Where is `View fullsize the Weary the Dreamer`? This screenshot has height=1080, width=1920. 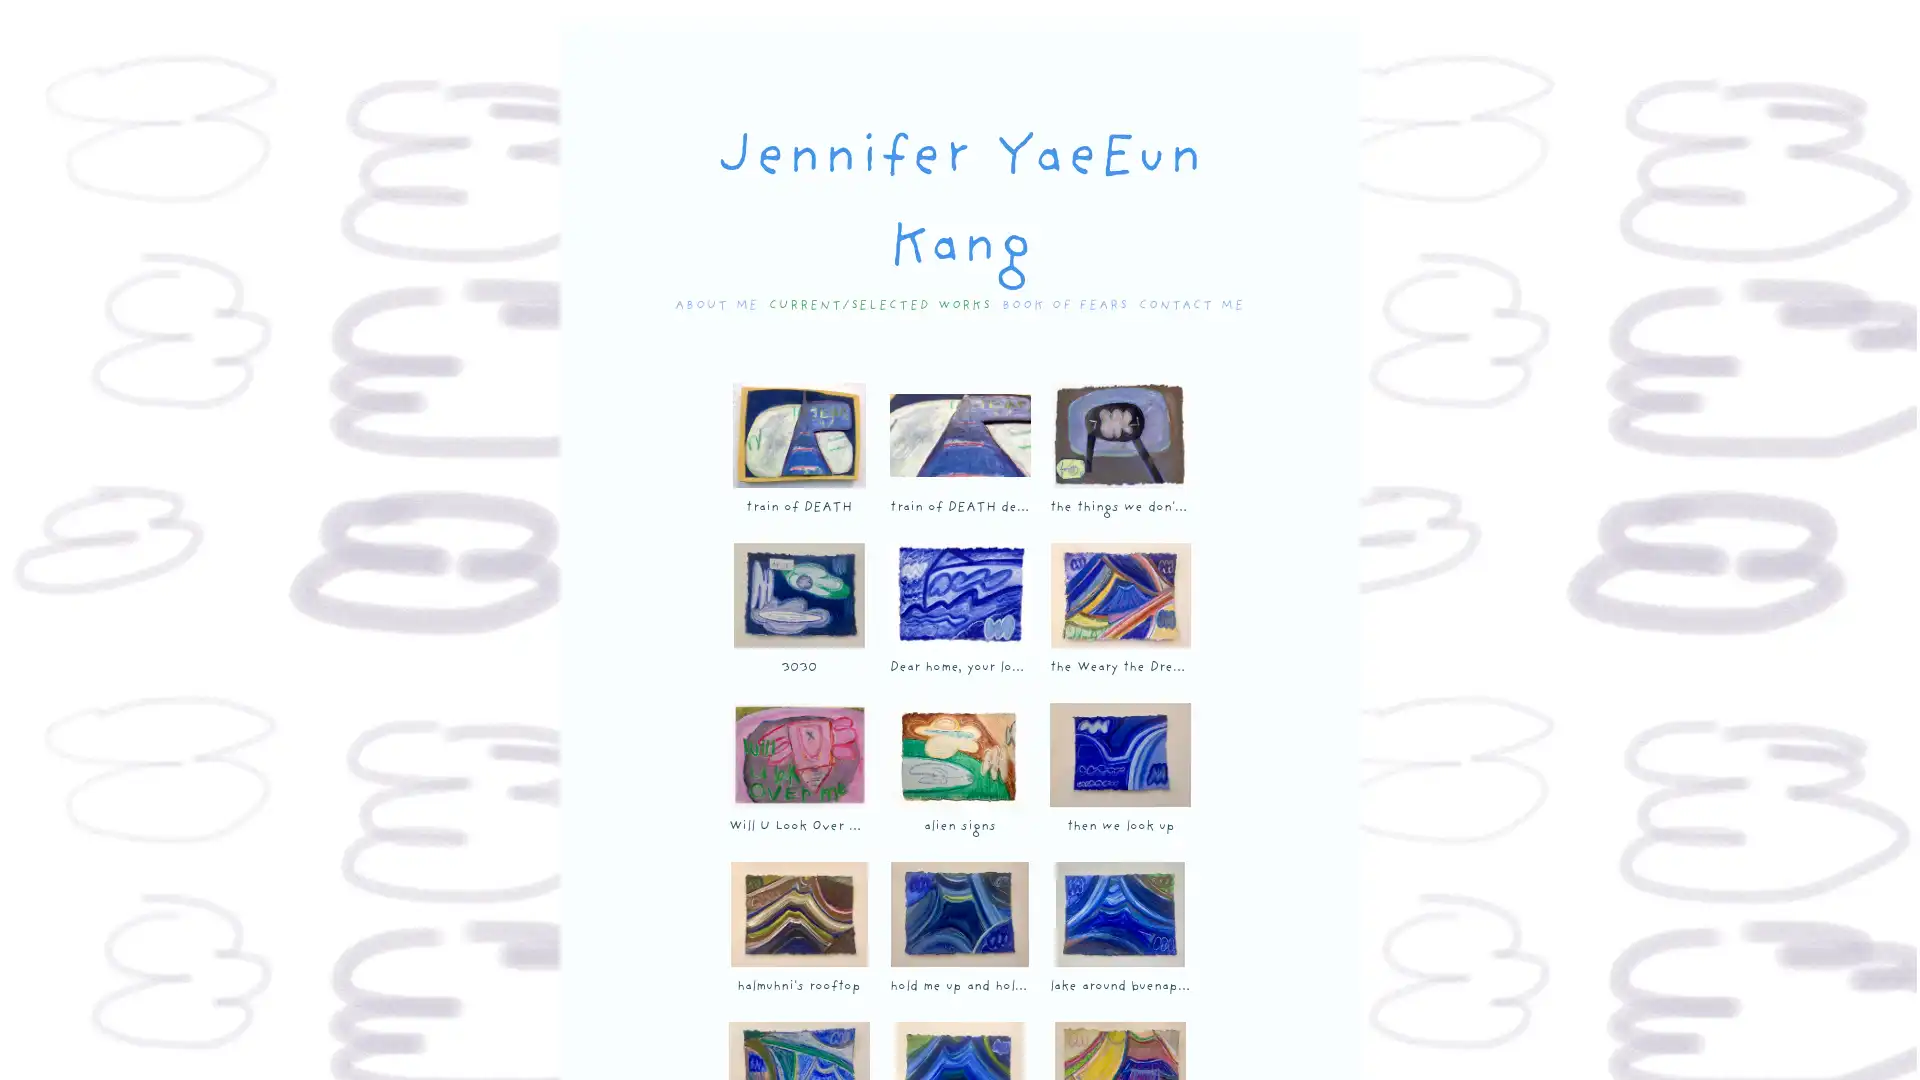 View fullsize the Weary the Dreamer is located at coordinates (1118, 594).